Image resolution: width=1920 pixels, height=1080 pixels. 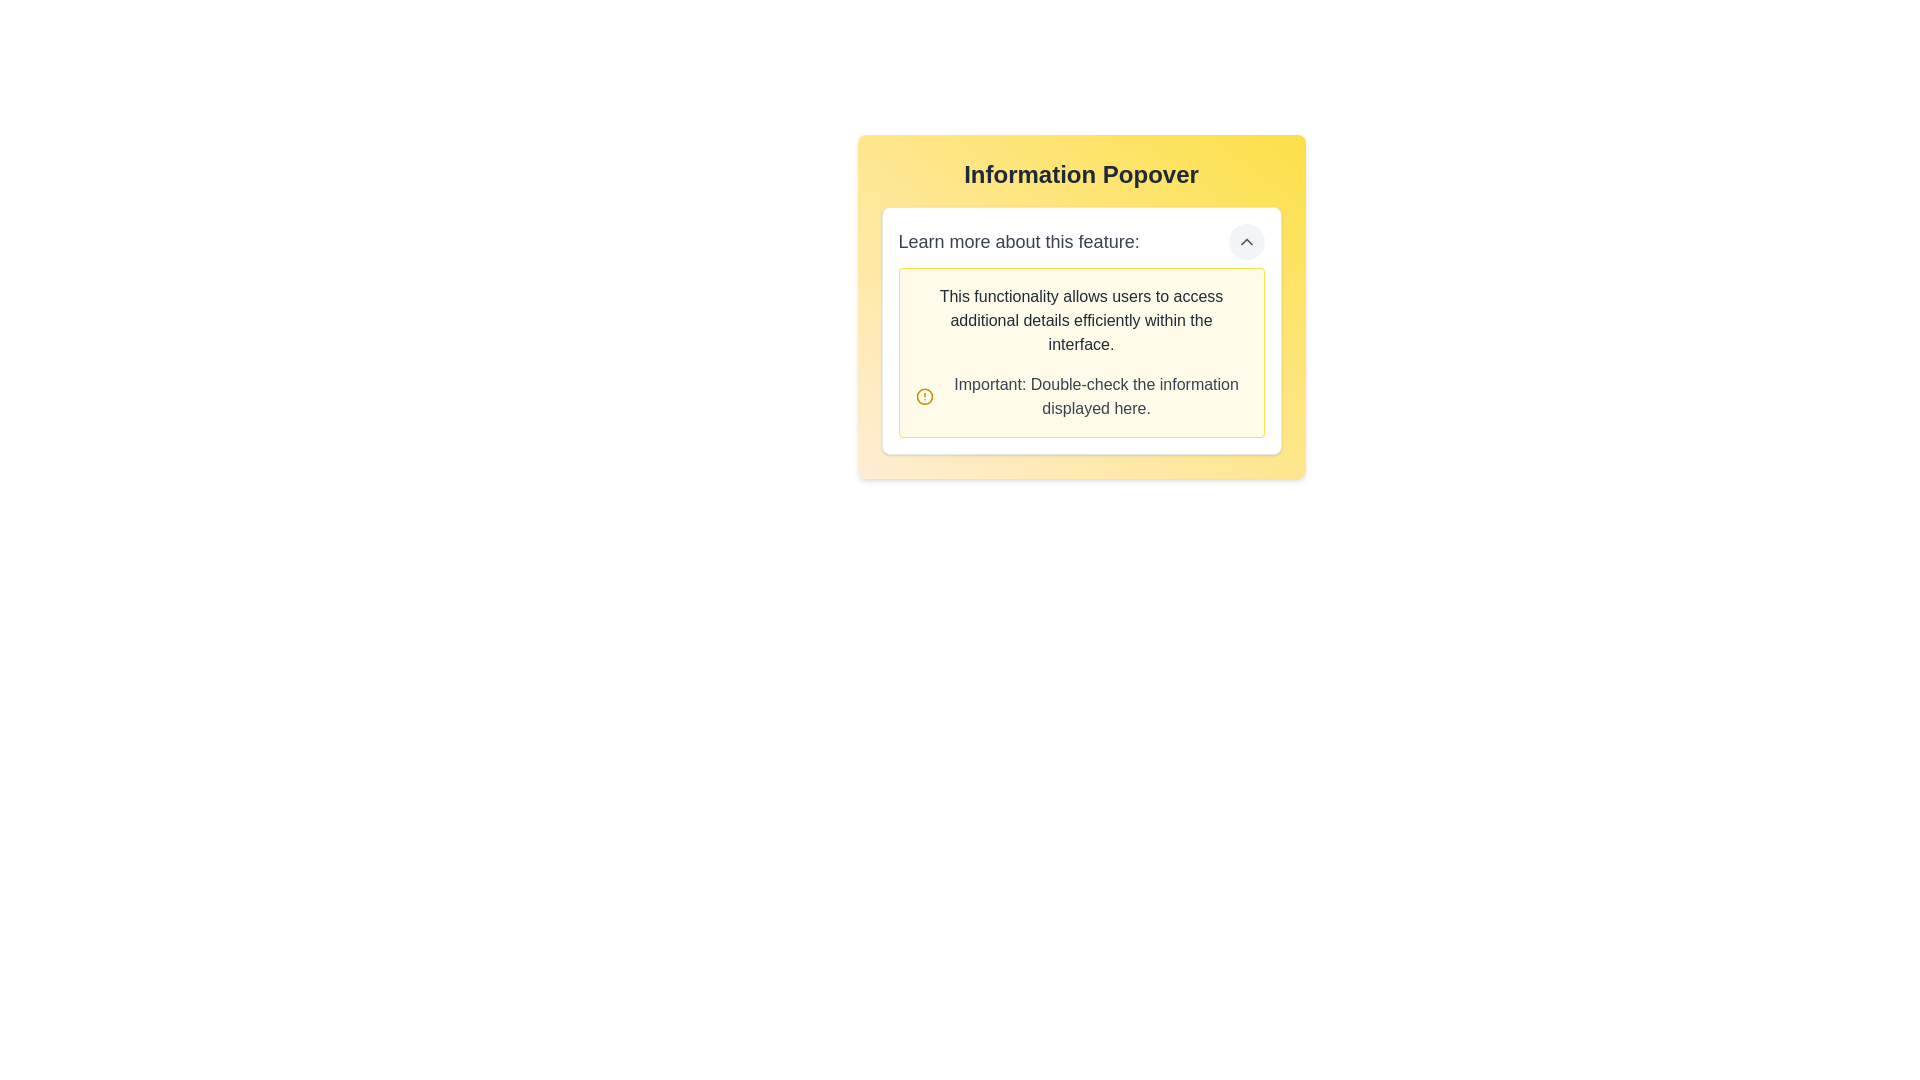 What do you see at coordinates (1080, 173) in the screenshot?
I see `the prominent heading labeled 'Information Popover' displayed in bold, large-sized font with a dark gray color against a yellow-orange gradient background` at bounding box center [1080, 173].